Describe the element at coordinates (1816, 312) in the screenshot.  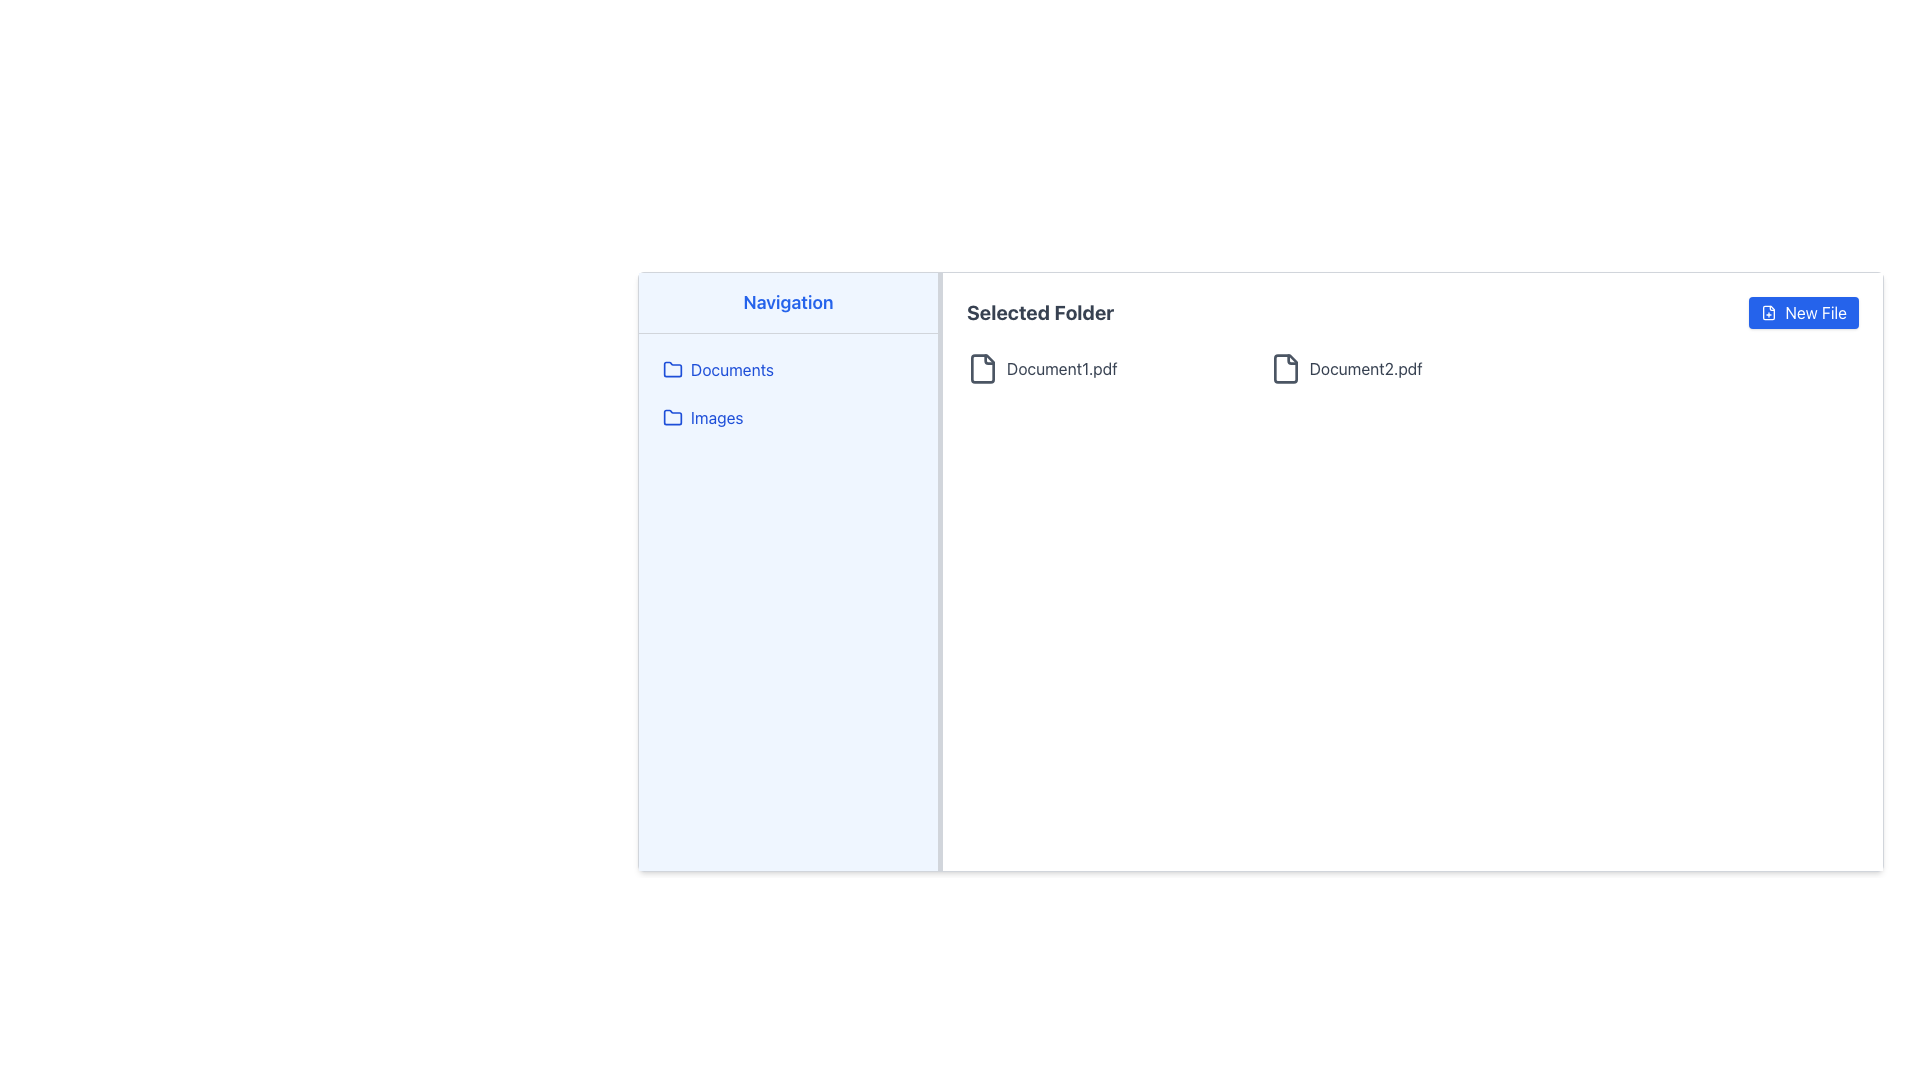
I see `text of the Text Label that indicates the purpose of the 'New File' button located at the top-right corner of the interface` at that location.